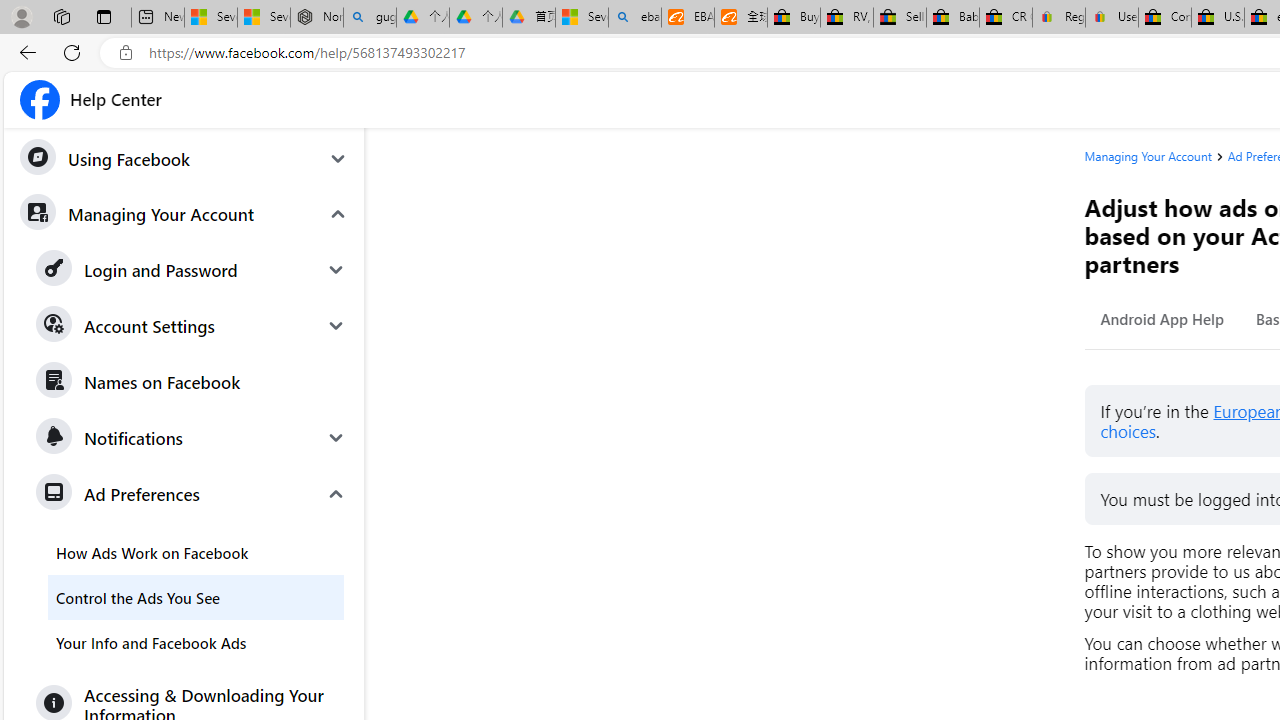 This screenshot has height=720, width=1280. What do you see at coordinates (192, 493) in the screenshot?
I see `'Ad Preferences'` at bounding box center [192, 493].